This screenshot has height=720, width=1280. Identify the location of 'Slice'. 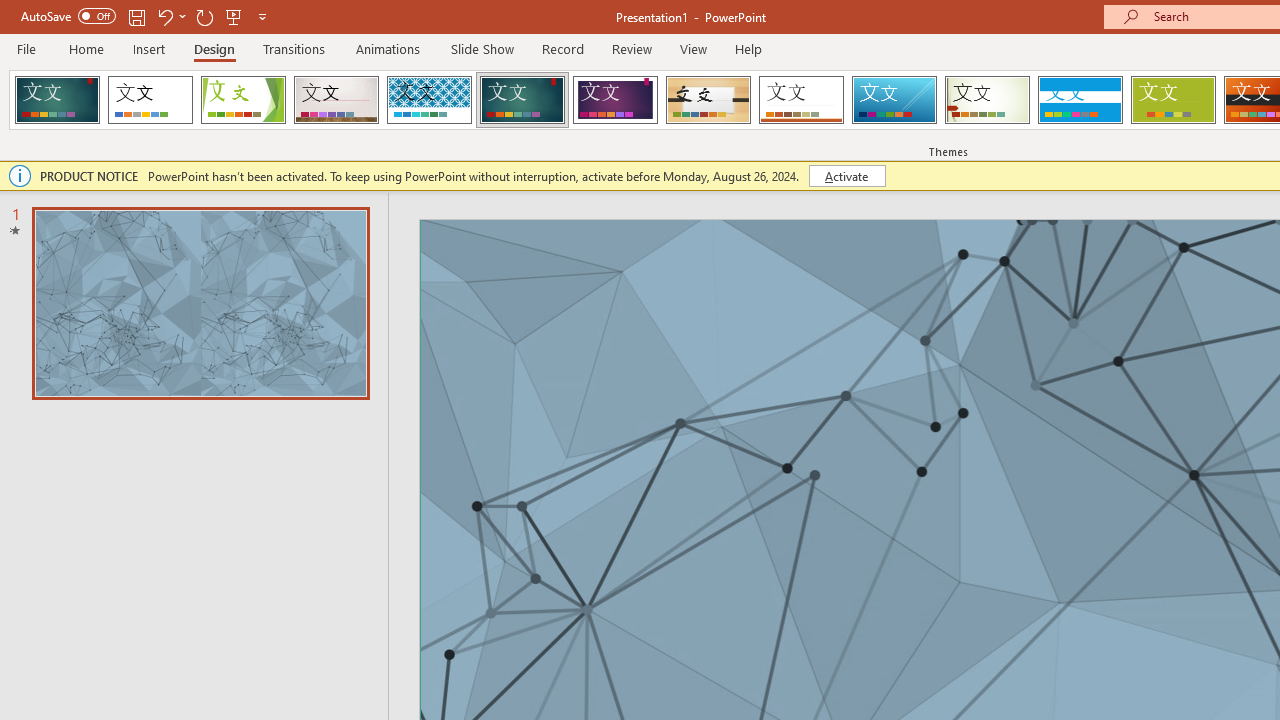
(893, 100).